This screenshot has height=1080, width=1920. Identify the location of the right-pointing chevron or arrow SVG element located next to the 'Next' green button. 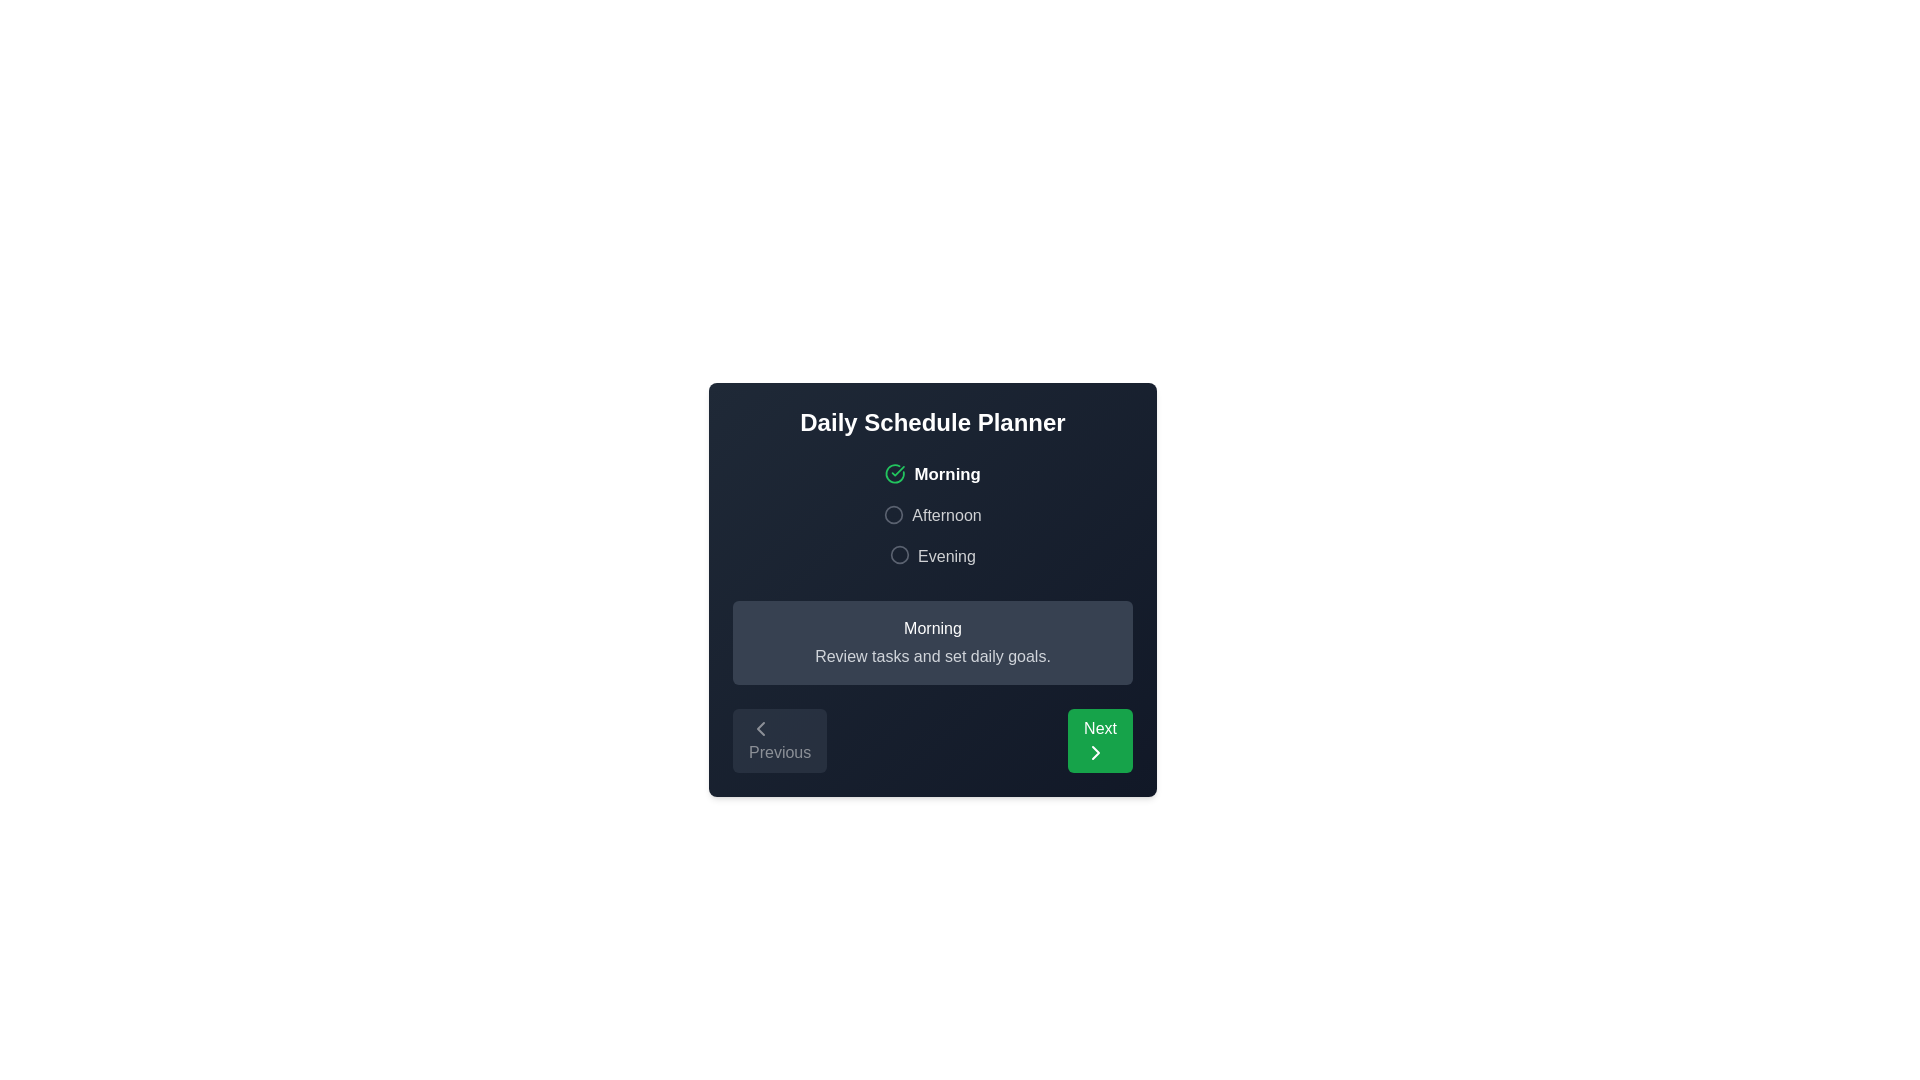
(1095, 753).